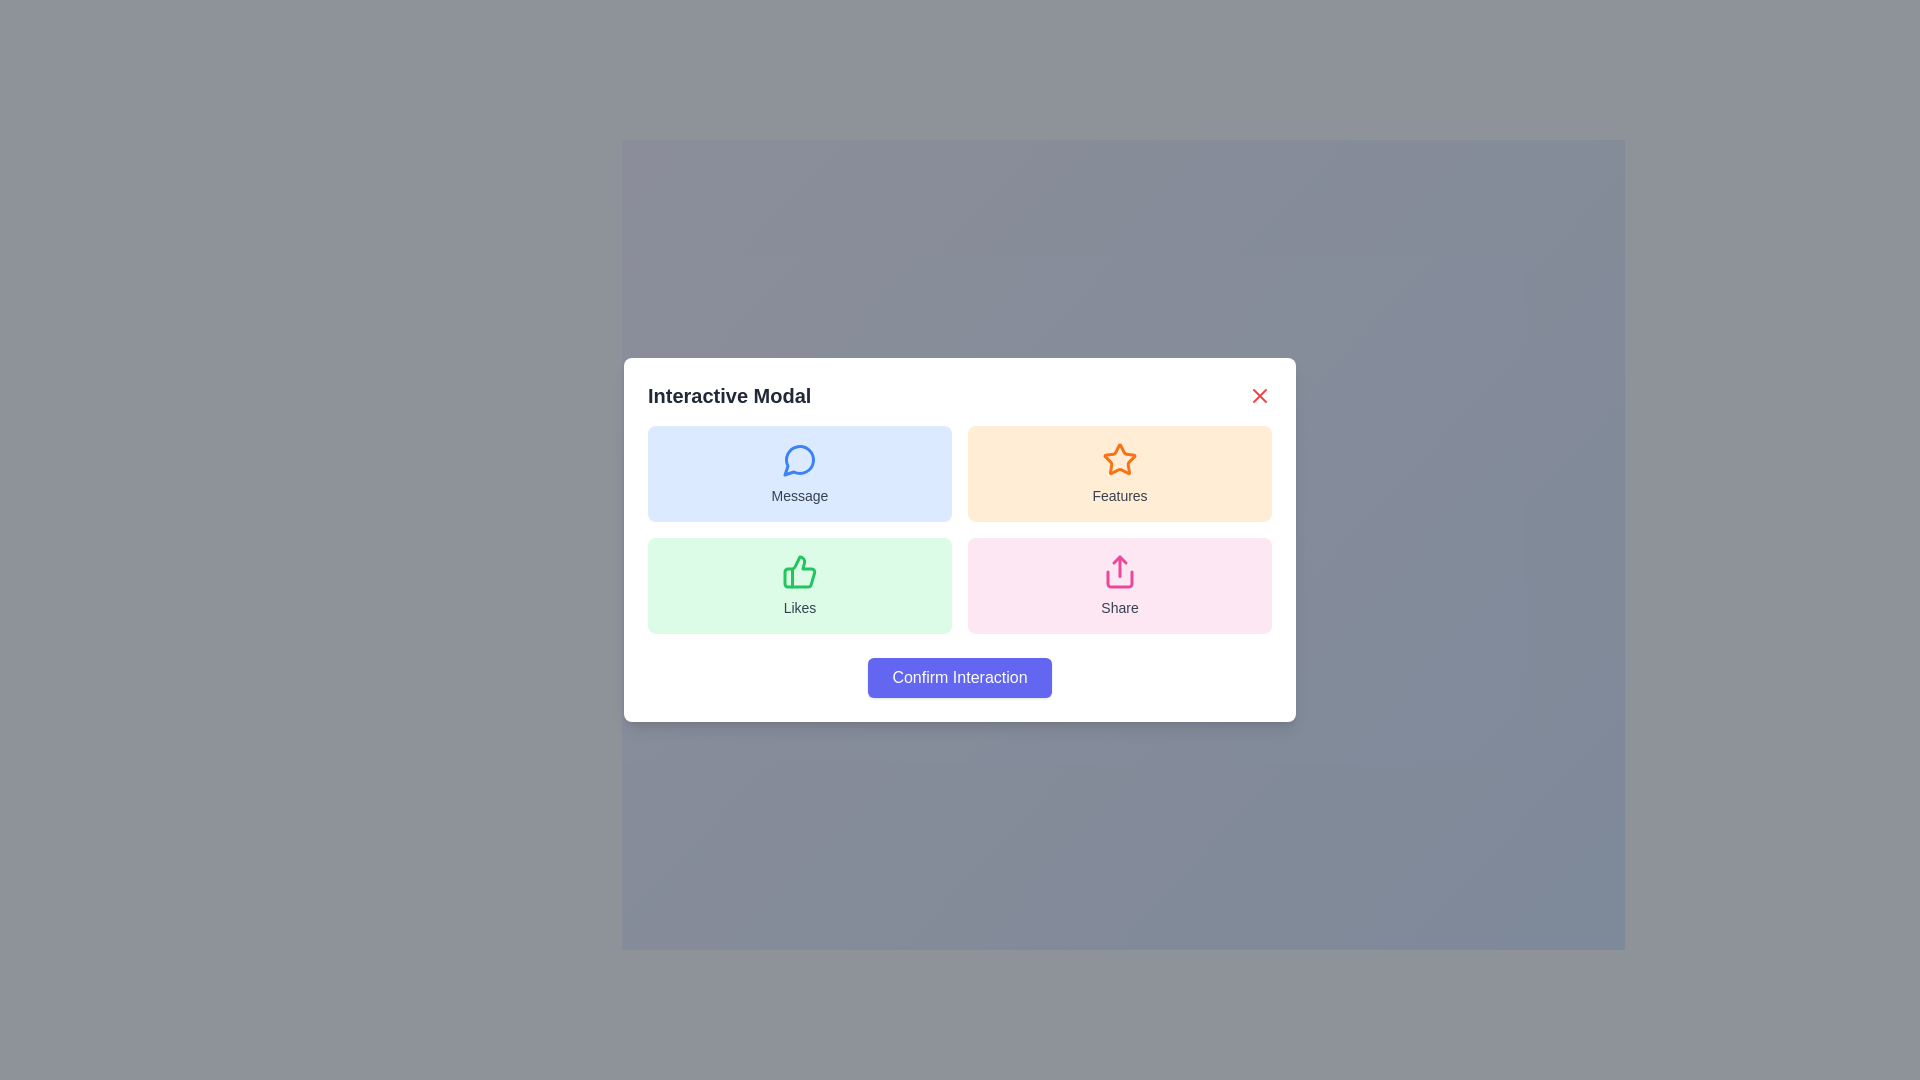 The height and width of the screenshot is (1080, 1920). What do you see at coordinates (1118, 579) in the screenshot?
I see `the decorative icon segment within the 'Share' button located in the bottom-right section of the modal, which aids in the recognition of its function` at bounding box center [1118, 579].